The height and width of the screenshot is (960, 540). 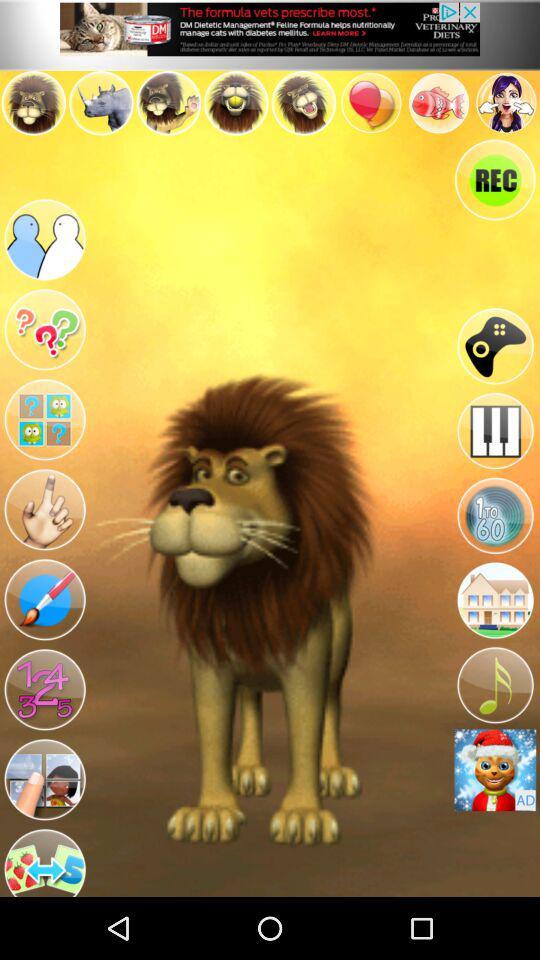 I want to click on the music icon, so click(x=494, y=732).